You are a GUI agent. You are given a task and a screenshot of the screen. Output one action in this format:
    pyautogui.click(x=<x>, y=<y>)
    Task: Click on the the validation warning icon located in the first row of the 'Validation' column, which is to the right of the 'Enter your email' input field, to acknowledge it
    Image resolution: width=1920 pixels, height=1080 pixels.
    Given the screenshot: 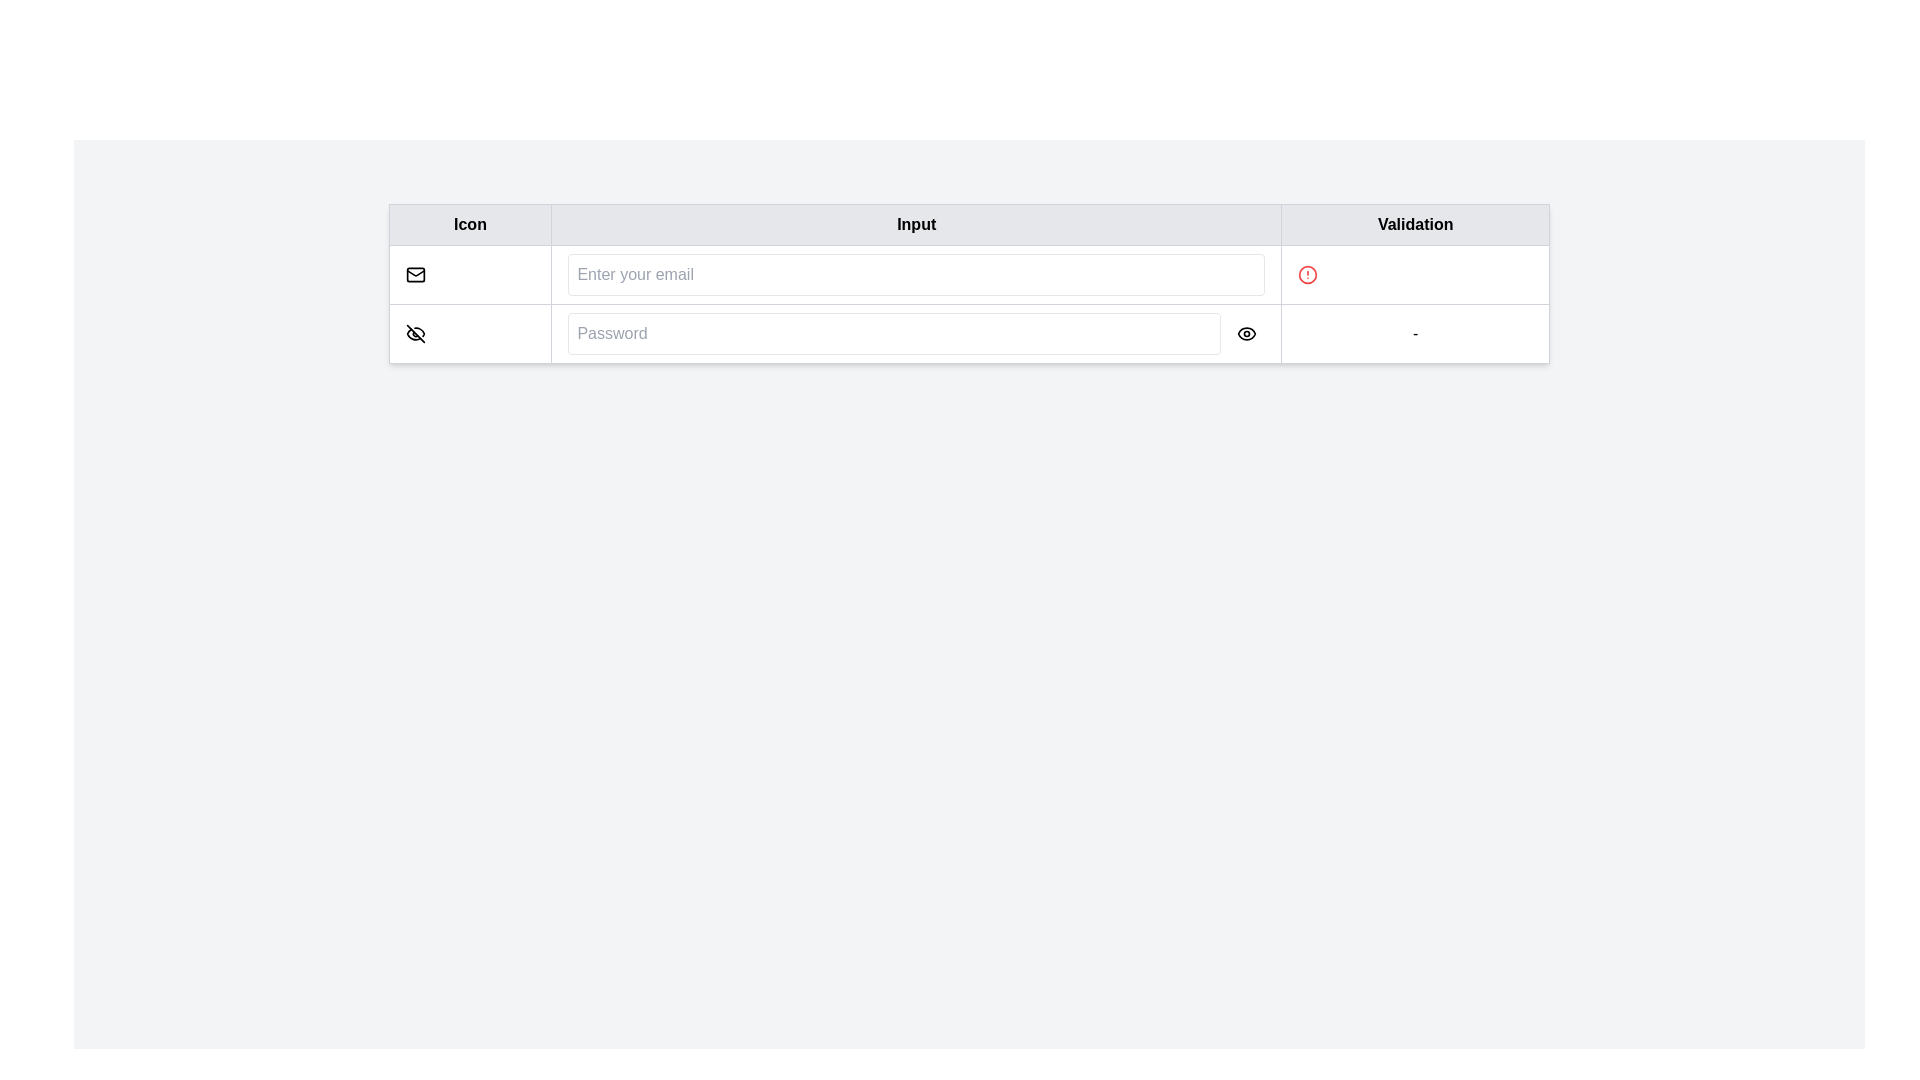 What is the action you would take?
    pyautogui.click(x=1307, y=274)
    